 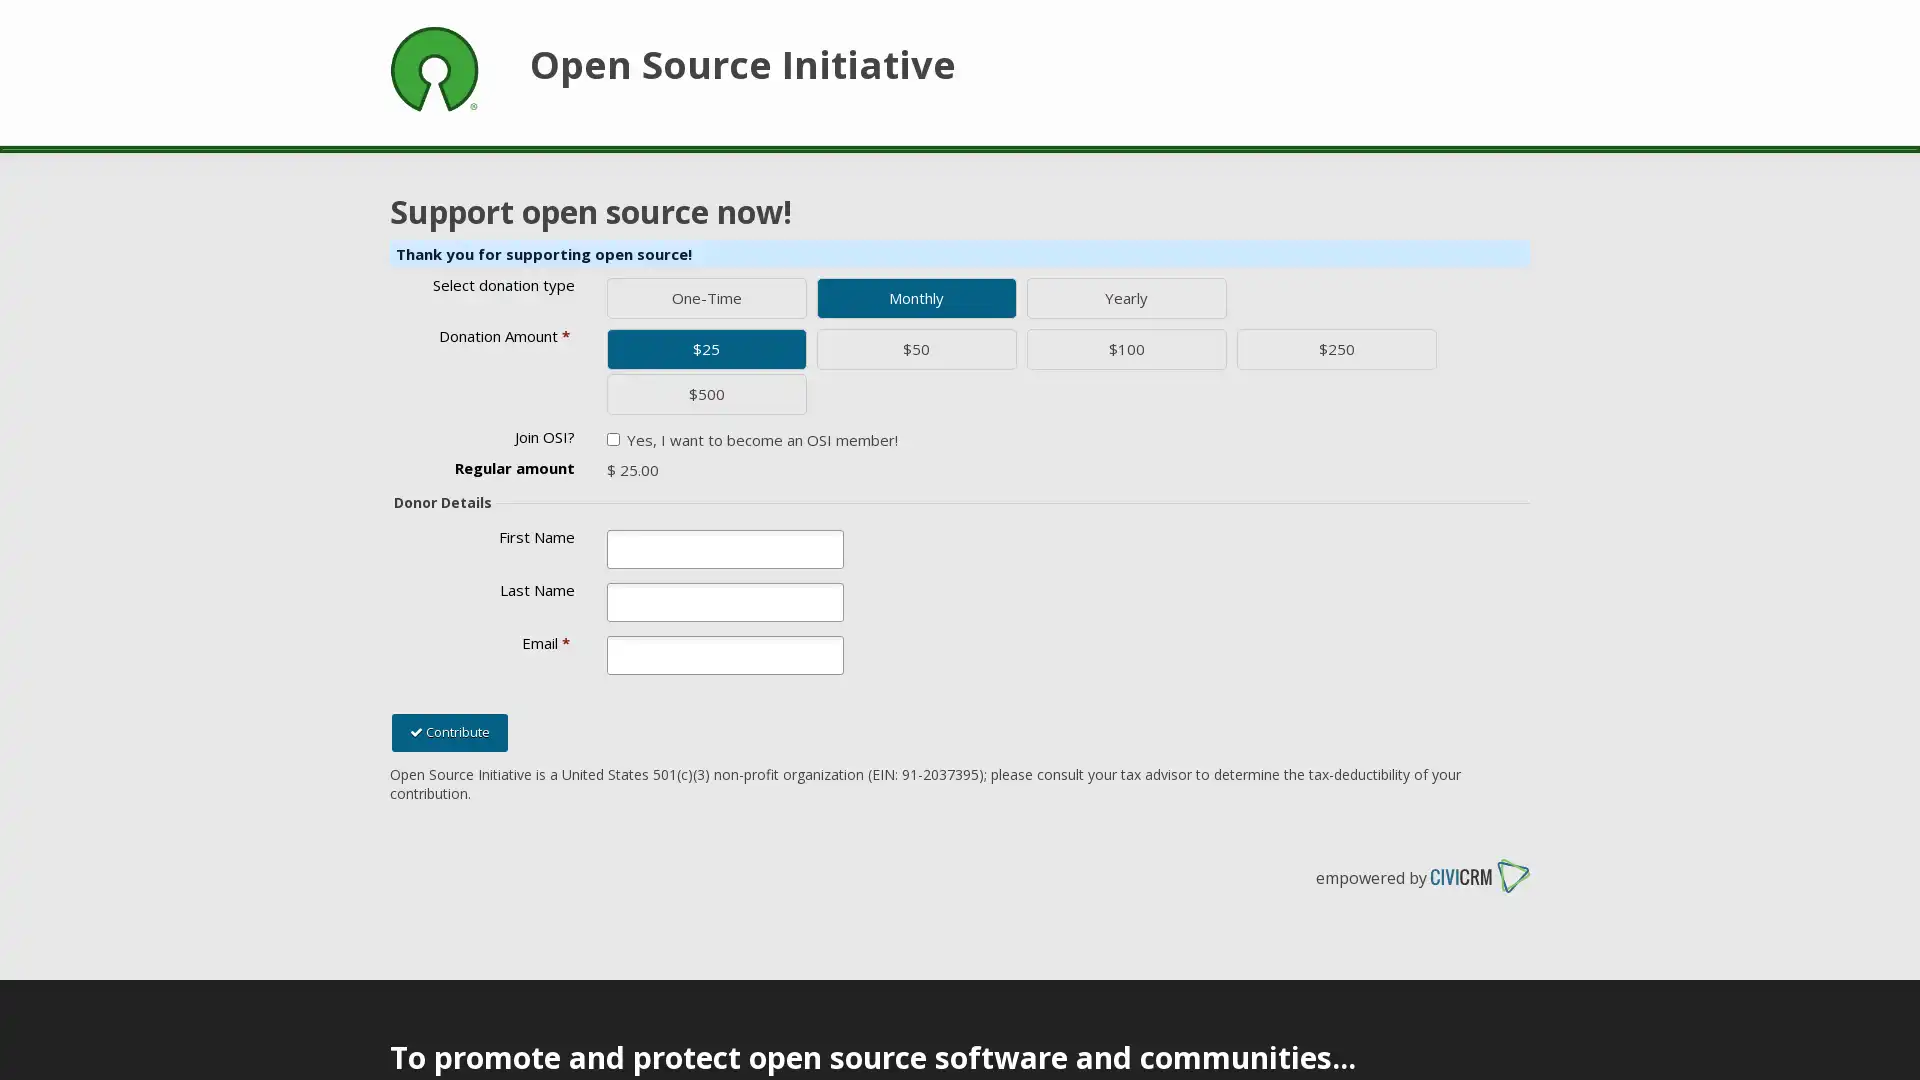 I want to click on Contribute, so click(x=449, y=732).